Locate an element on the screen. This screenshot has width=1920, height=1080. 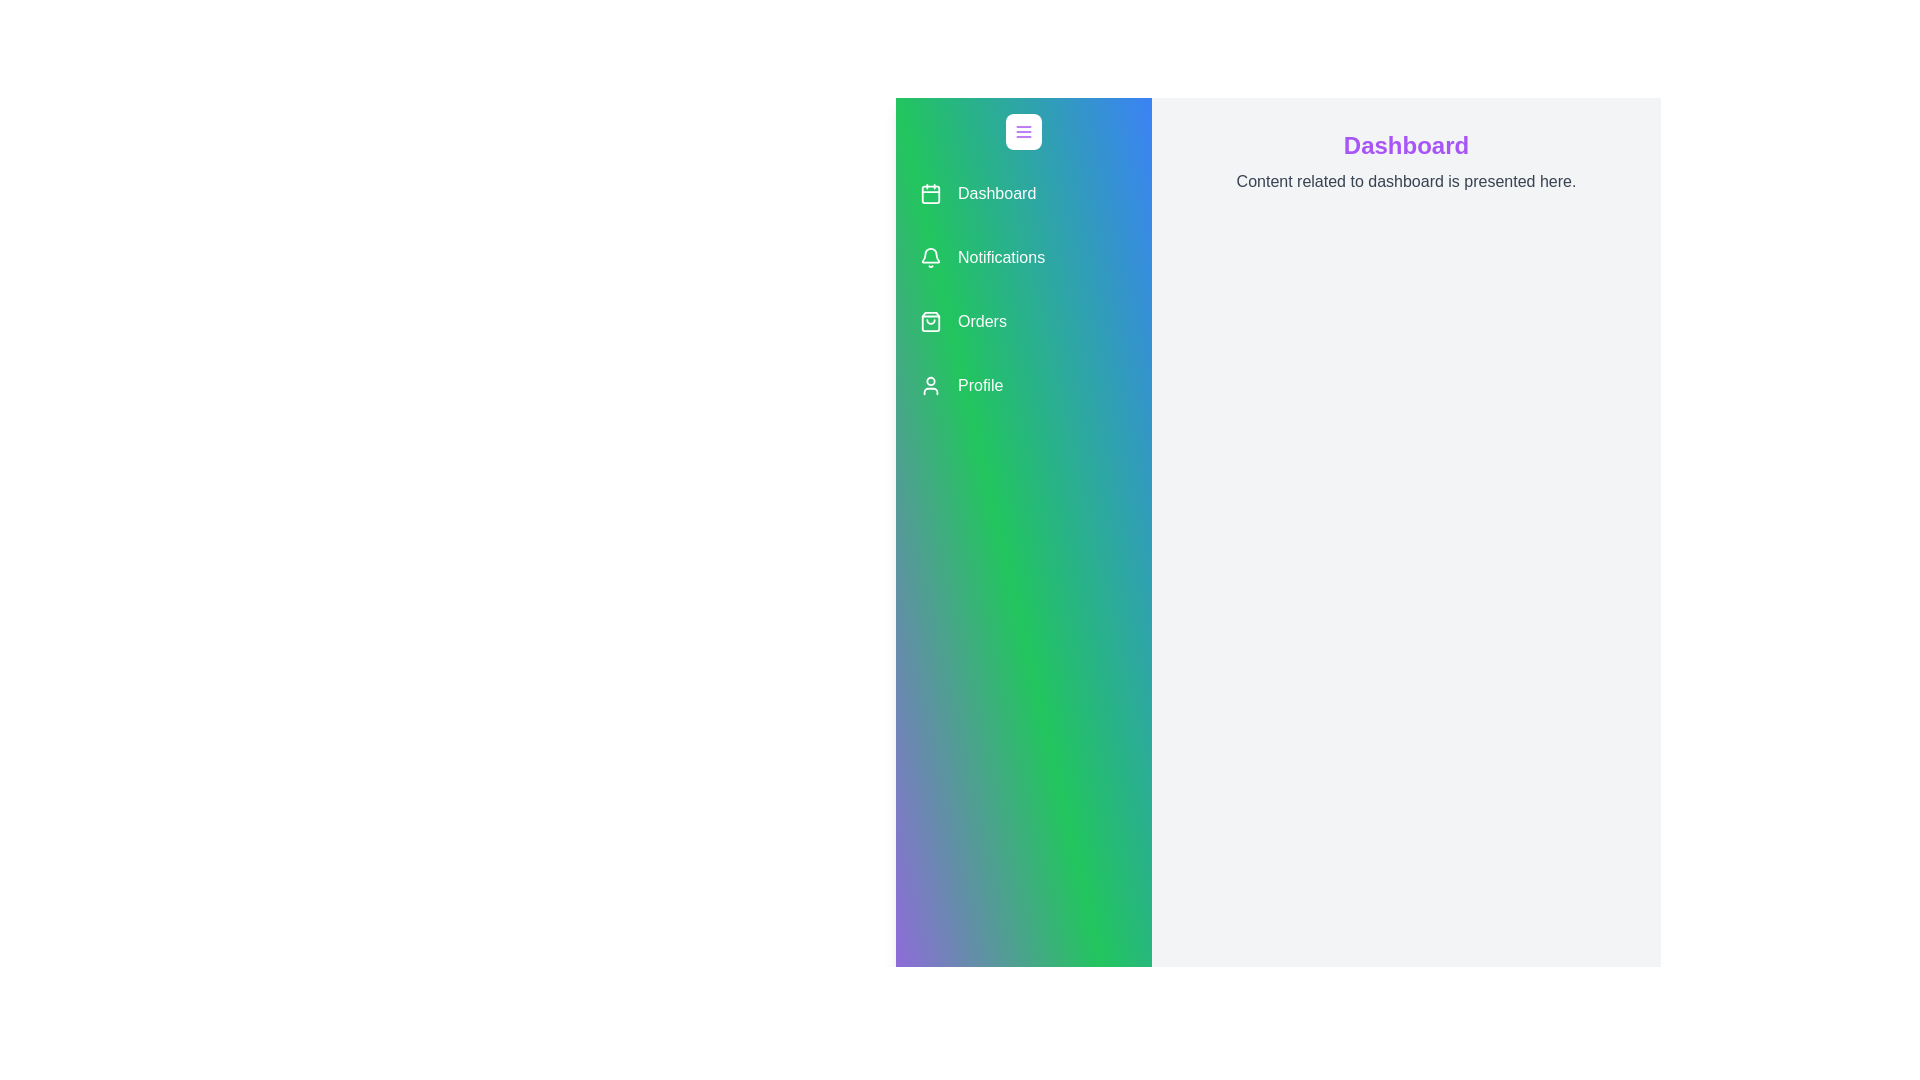
the menu item labeled 'Notifications' to observe the hover effect is located at coordinates (1023, 257).